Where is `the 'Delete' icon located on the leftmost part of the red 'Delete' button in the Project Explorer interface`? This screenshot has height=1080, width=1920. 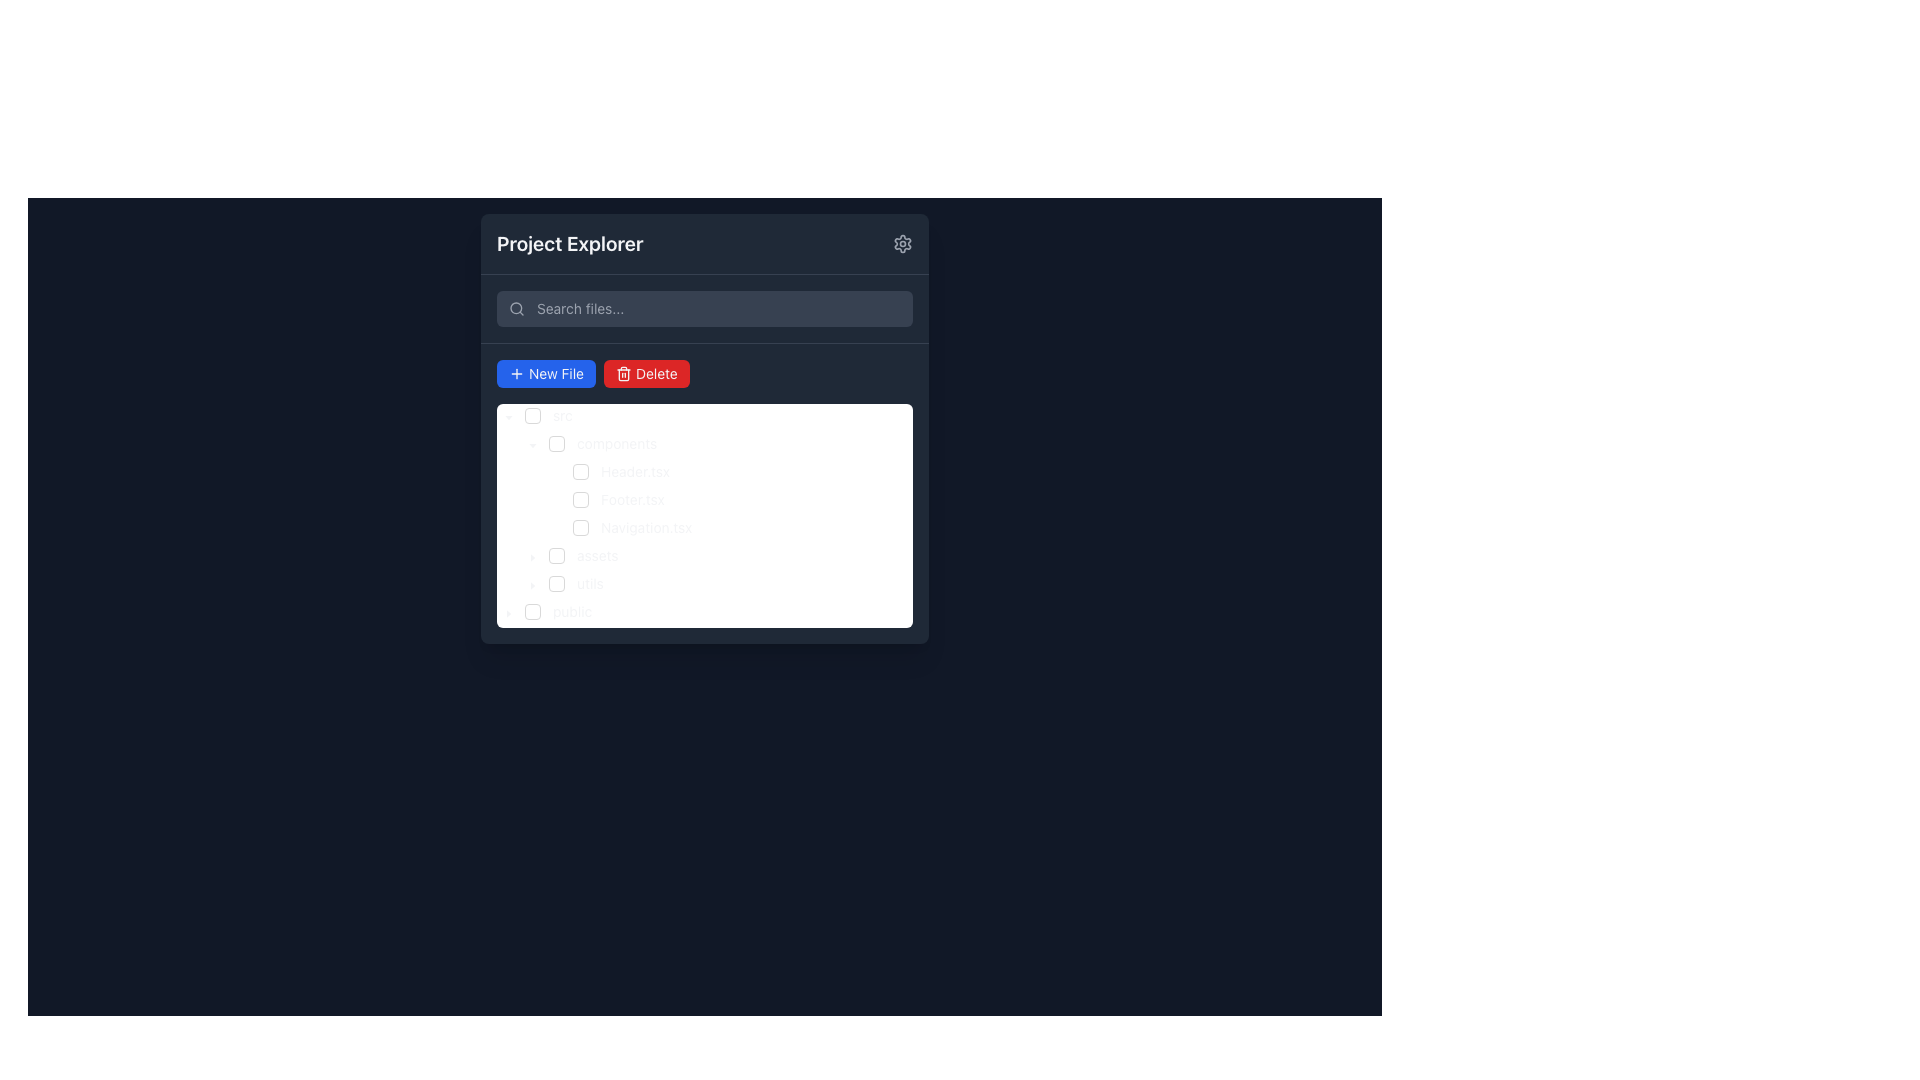
the 'Delete' icon located on the leftmost part of the red 'Delete' button in the Project Explorer interface is located at coordinates (623, 374).